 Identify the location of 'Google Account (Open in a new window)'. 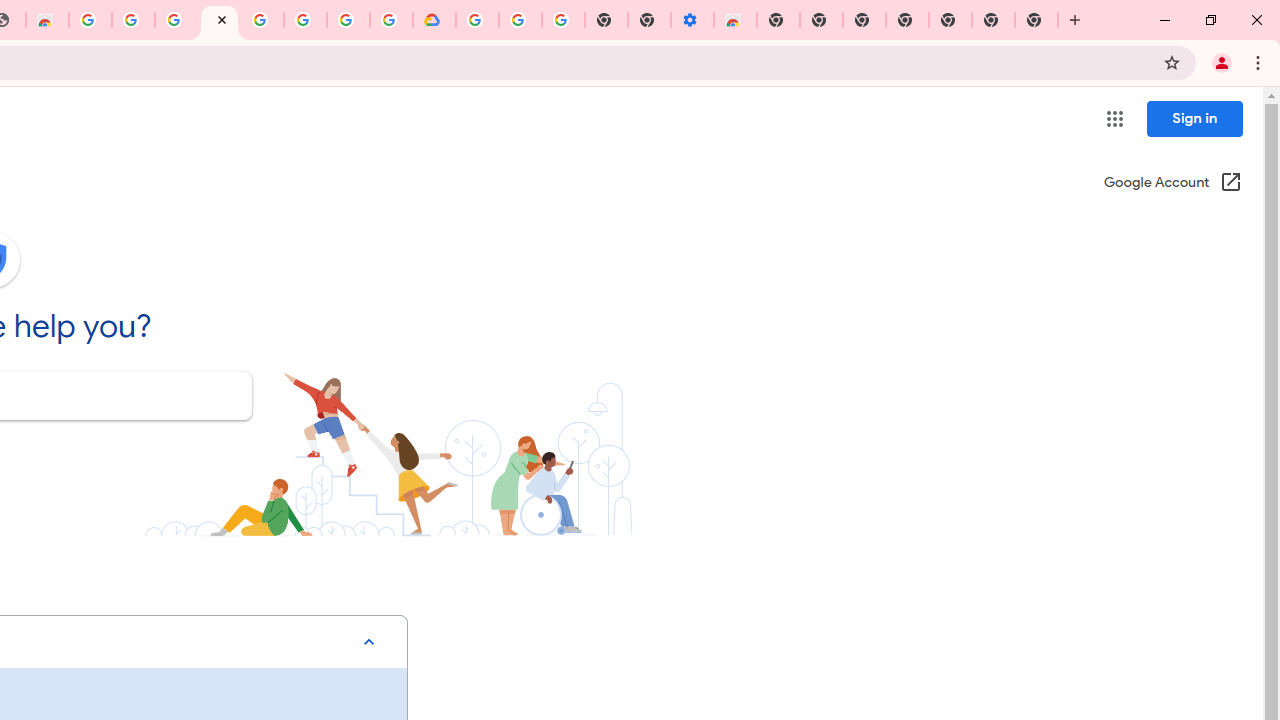
(1173, 183).